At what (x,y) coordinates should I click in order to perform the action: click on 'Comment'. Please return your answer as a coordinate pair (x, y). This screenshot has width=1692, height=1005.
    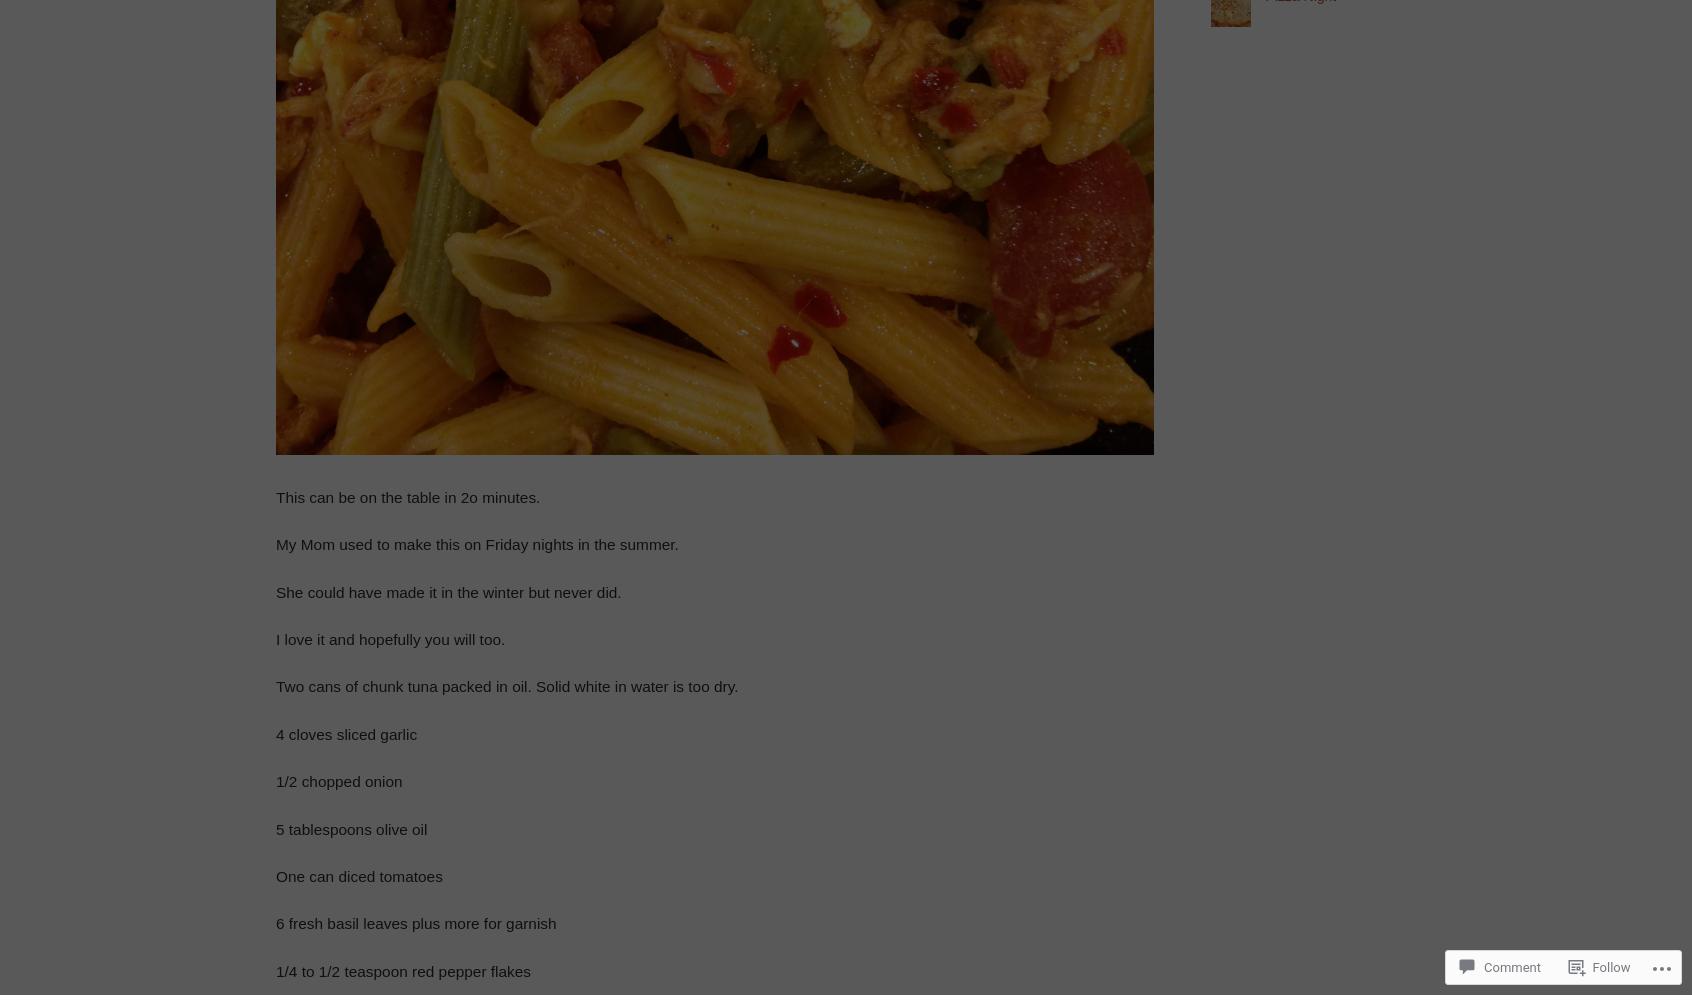
    Looking at the image, I should click on (1484, 966).